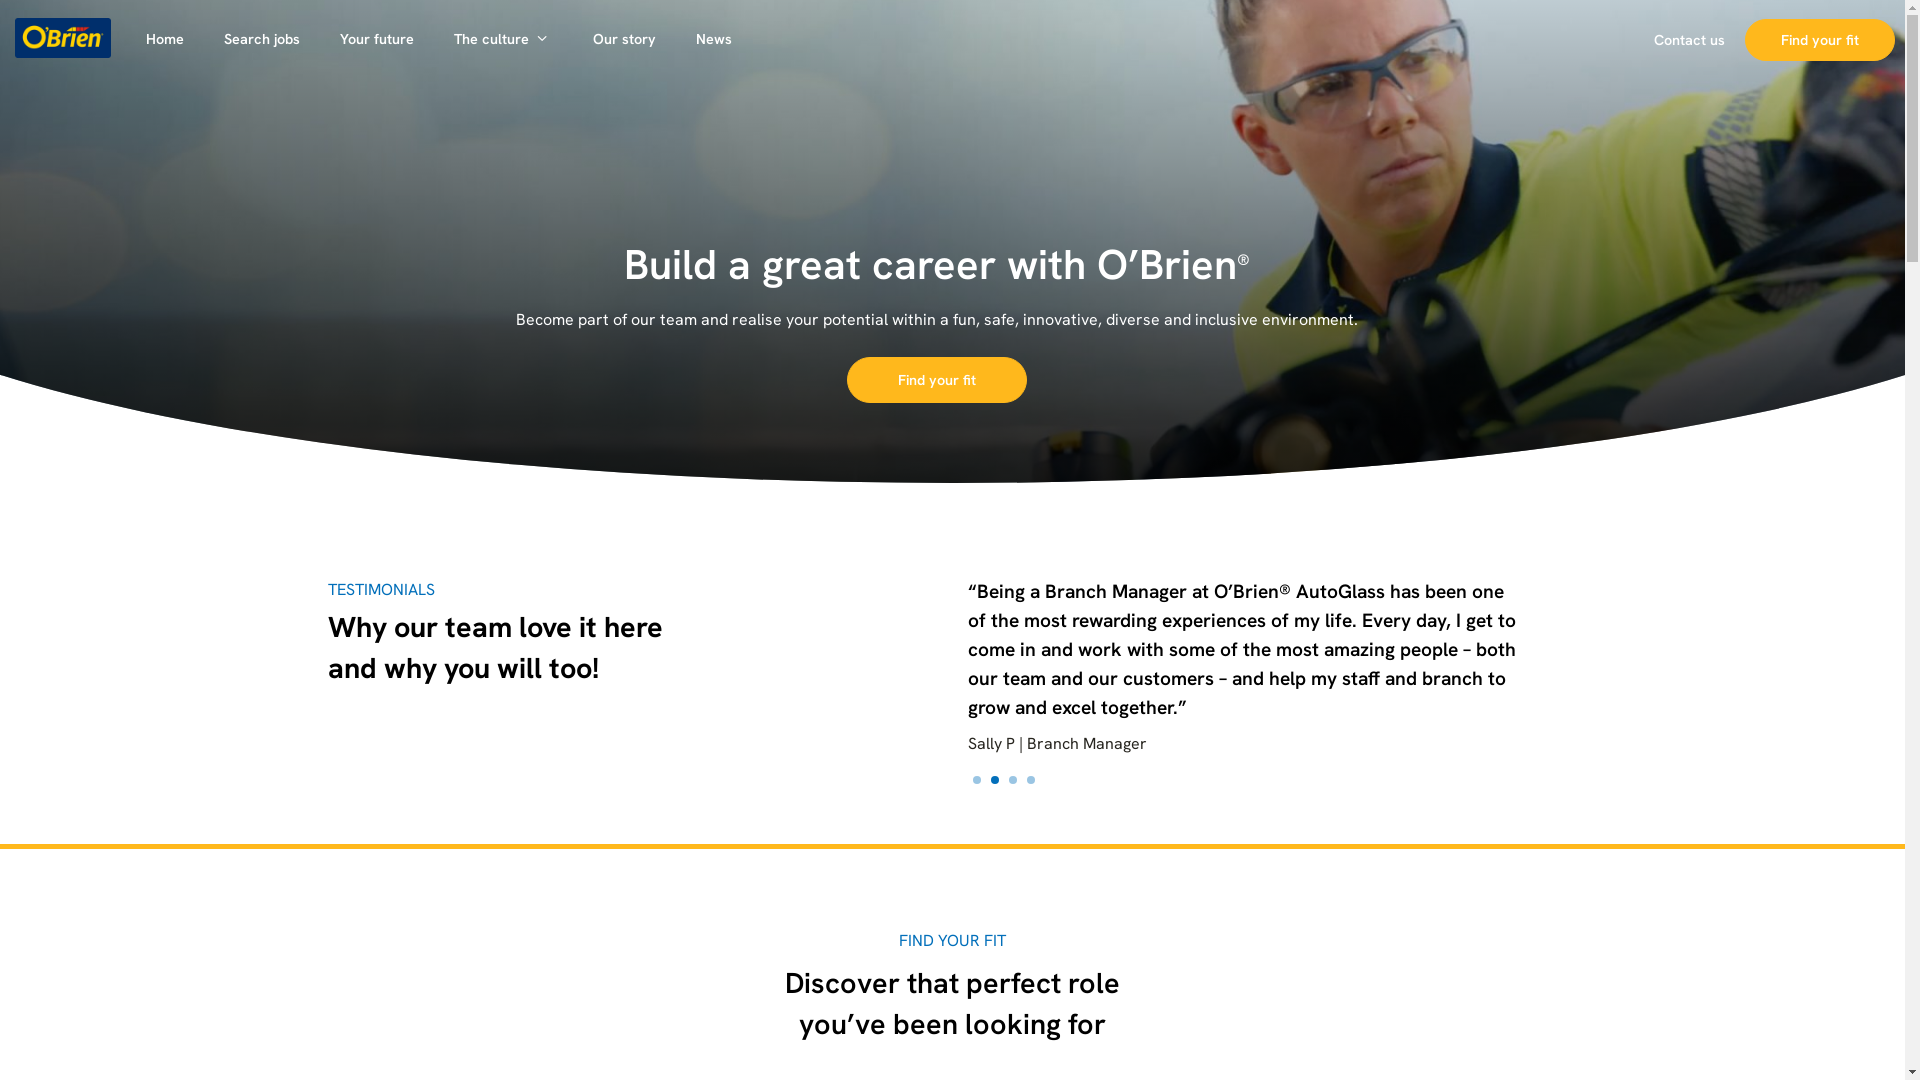  Describe the element at coordinates (164, 39) in the screenshot. I see `'Home'` at that location.